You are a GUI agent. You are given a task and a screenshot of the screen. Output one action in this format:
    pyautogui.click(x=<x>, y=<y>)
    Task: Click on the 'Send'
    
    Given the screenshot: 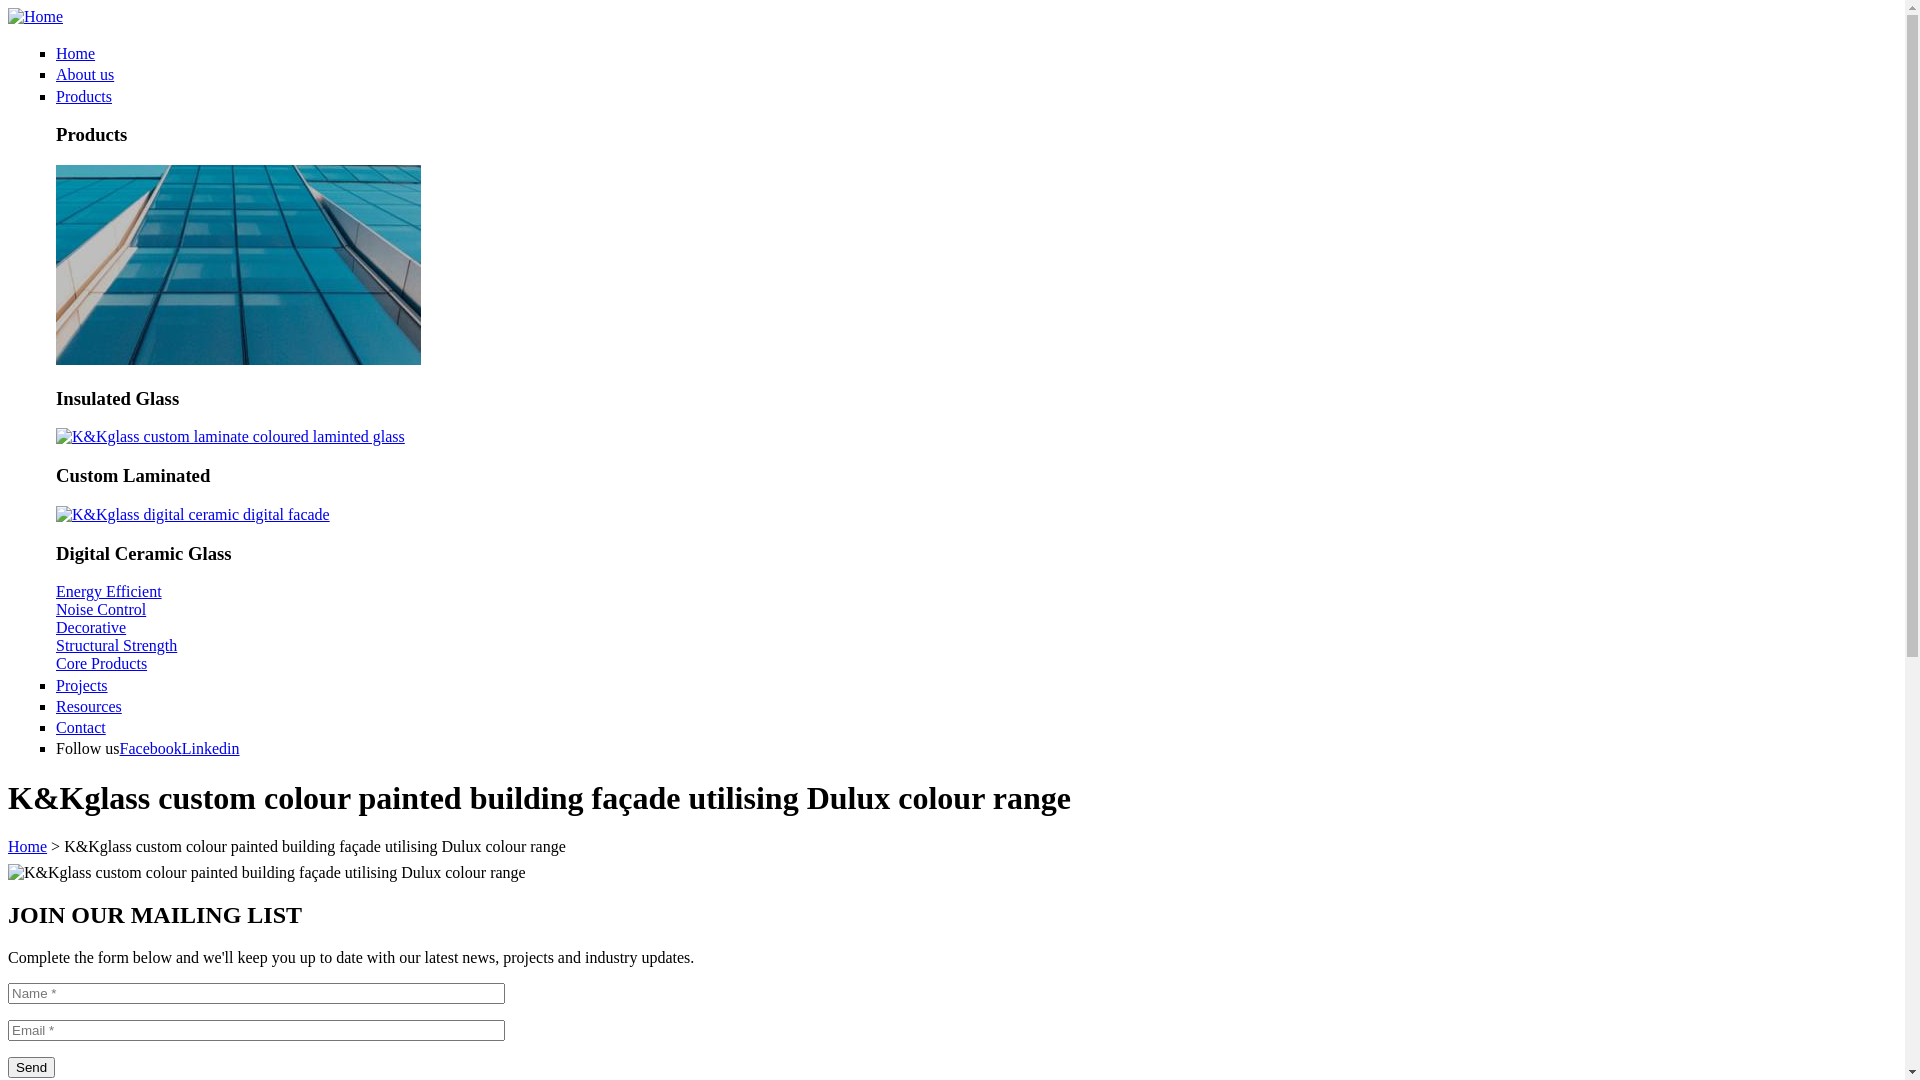 What is the action you would take?
    pyautogui.click(x=31, y=1066)
    